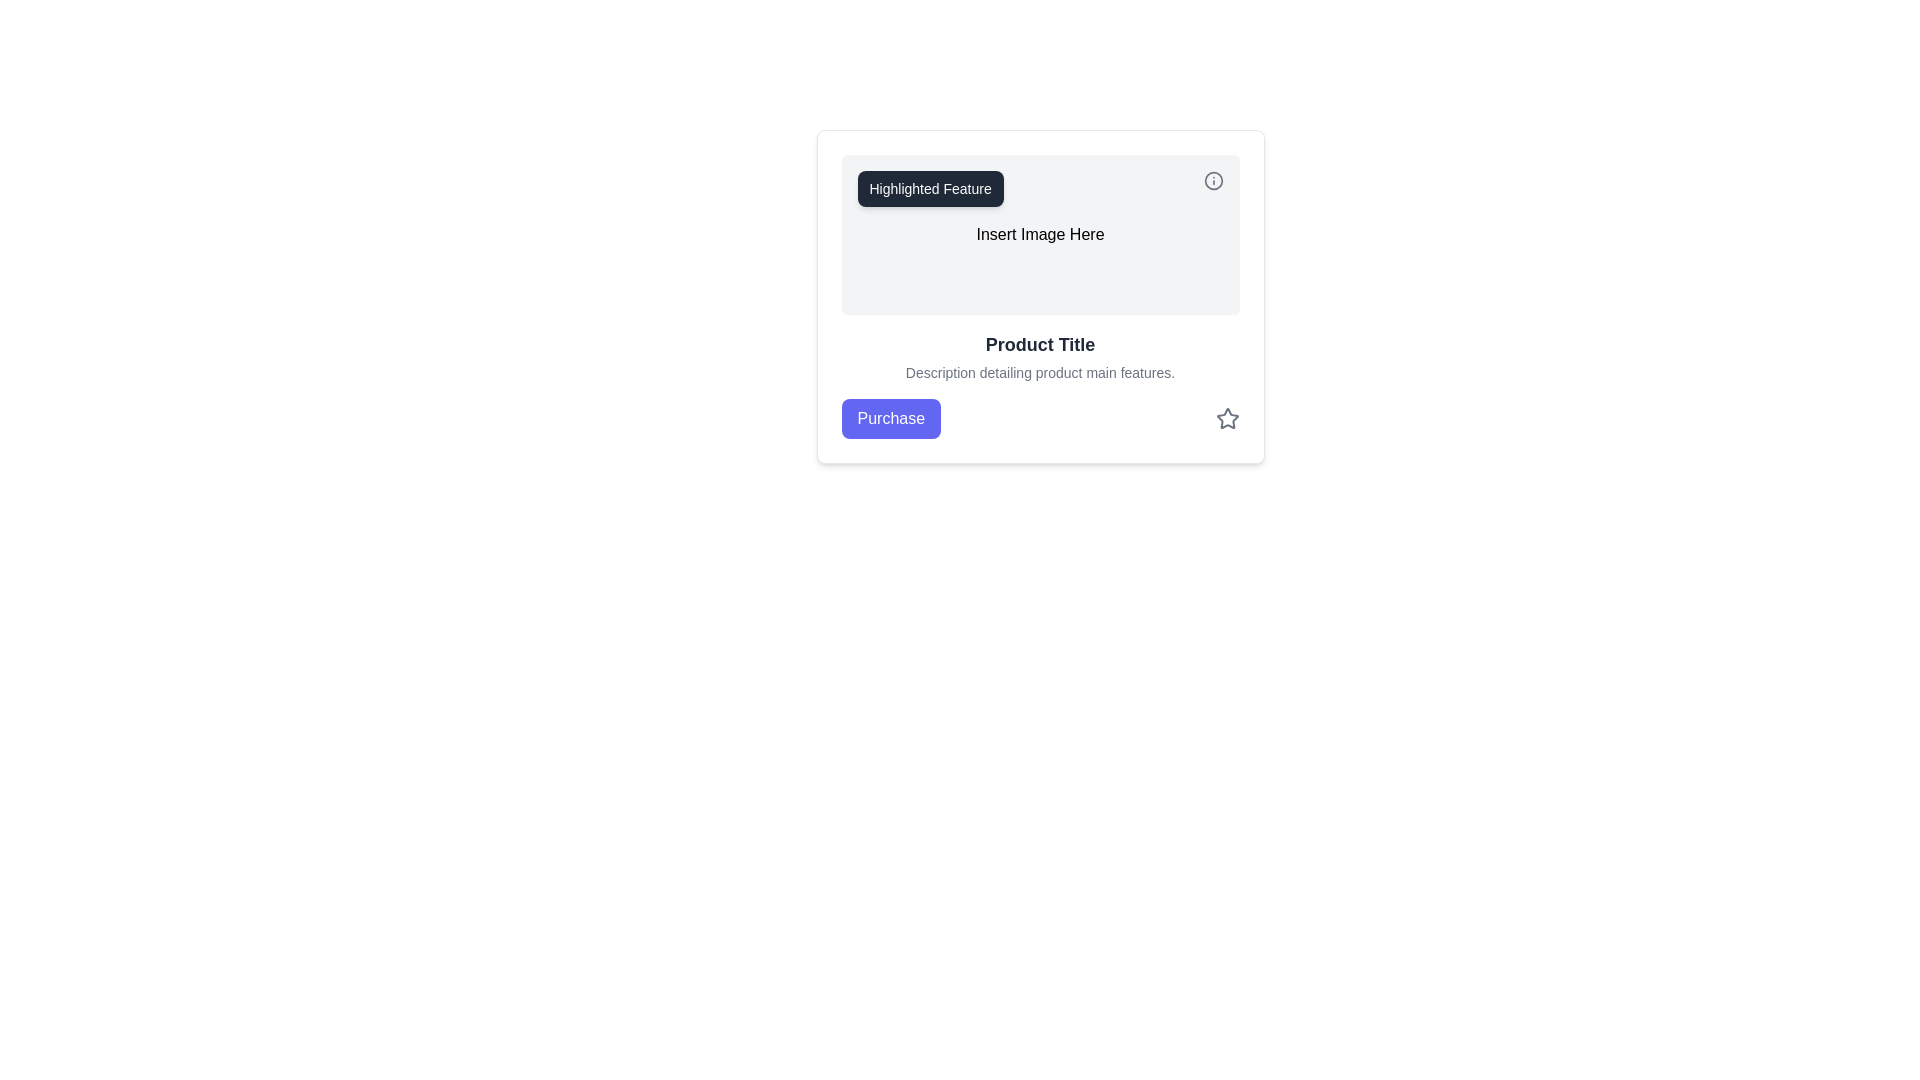  What do you see at coordinates (1040, 356) in the screenshot?
I see `text from the Text Block element containing 'Product Title' and product features, located below the 'Insert Image Here' placeholder and above the 'Purchase' button` at bounding box center [1040, 356].